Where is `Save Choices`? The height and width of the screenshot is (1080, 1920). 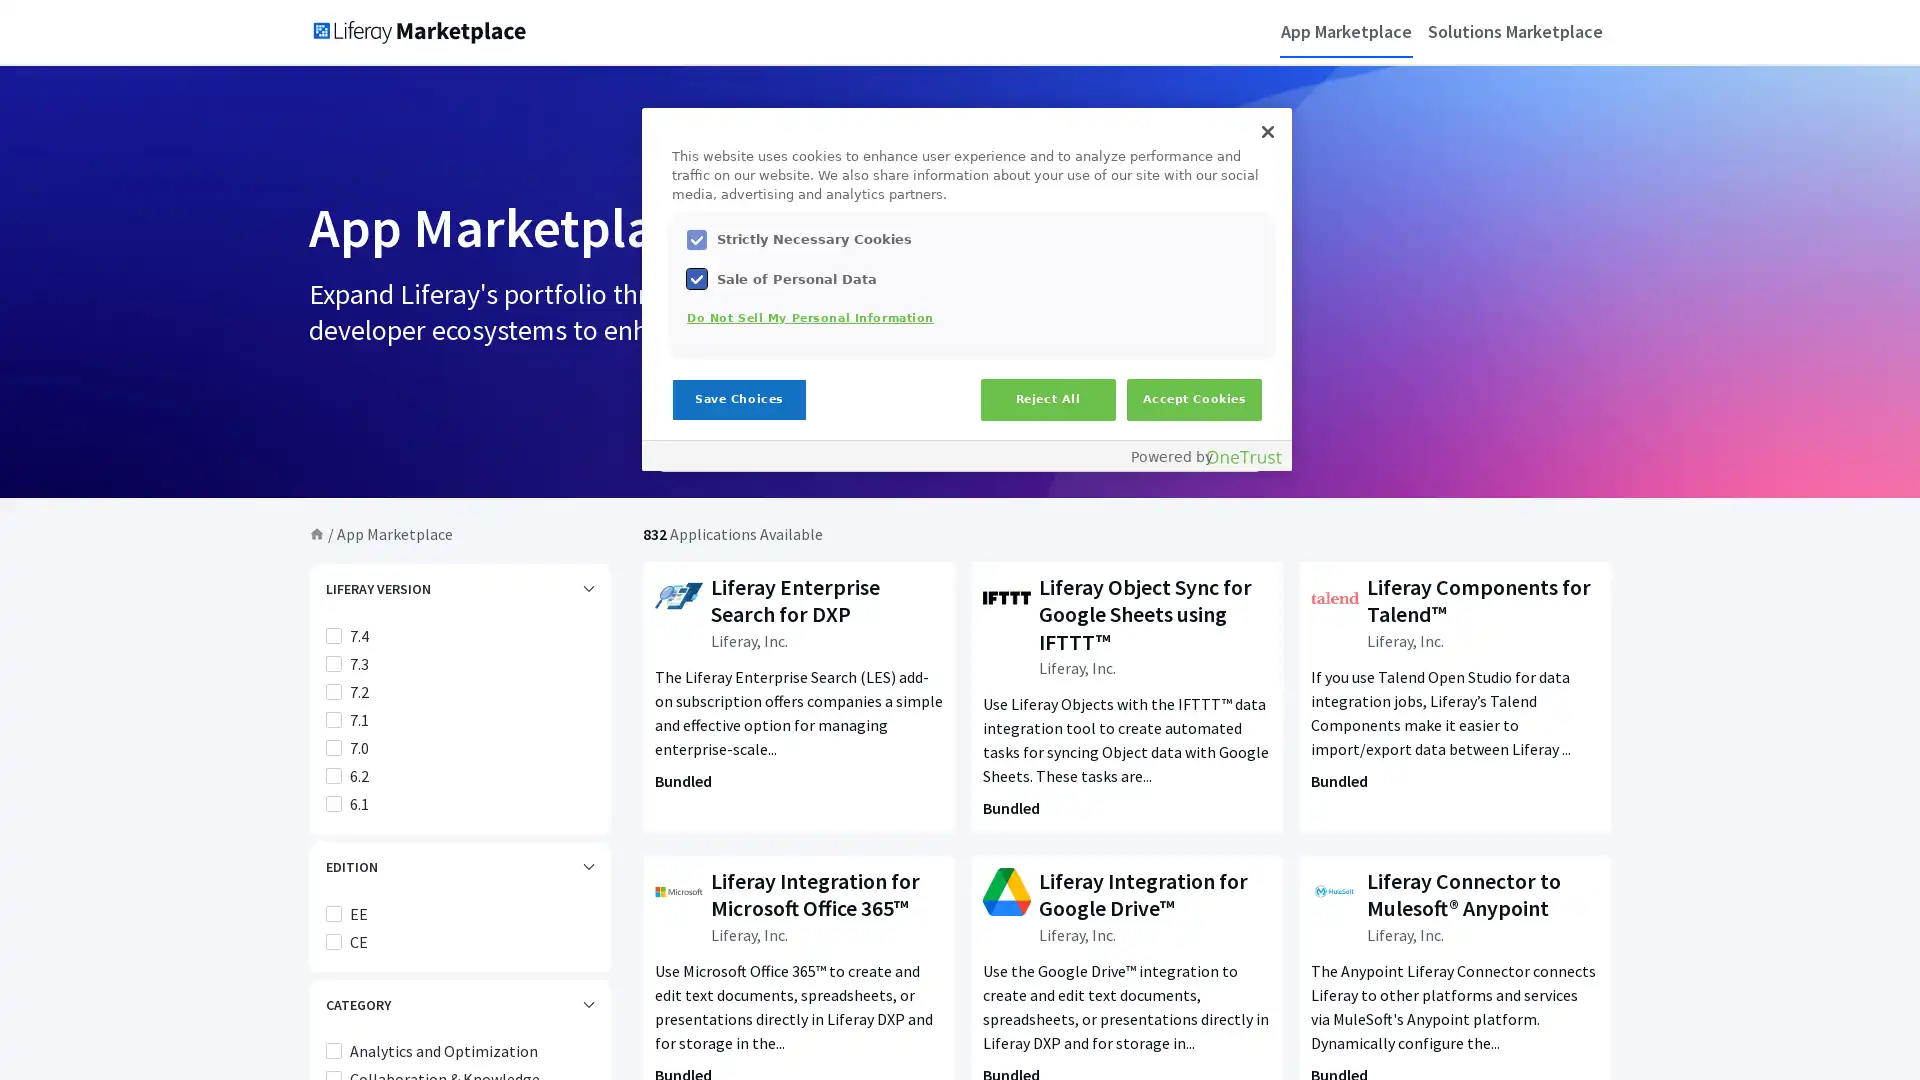 Save Choices is located at coordinates (738, 398).